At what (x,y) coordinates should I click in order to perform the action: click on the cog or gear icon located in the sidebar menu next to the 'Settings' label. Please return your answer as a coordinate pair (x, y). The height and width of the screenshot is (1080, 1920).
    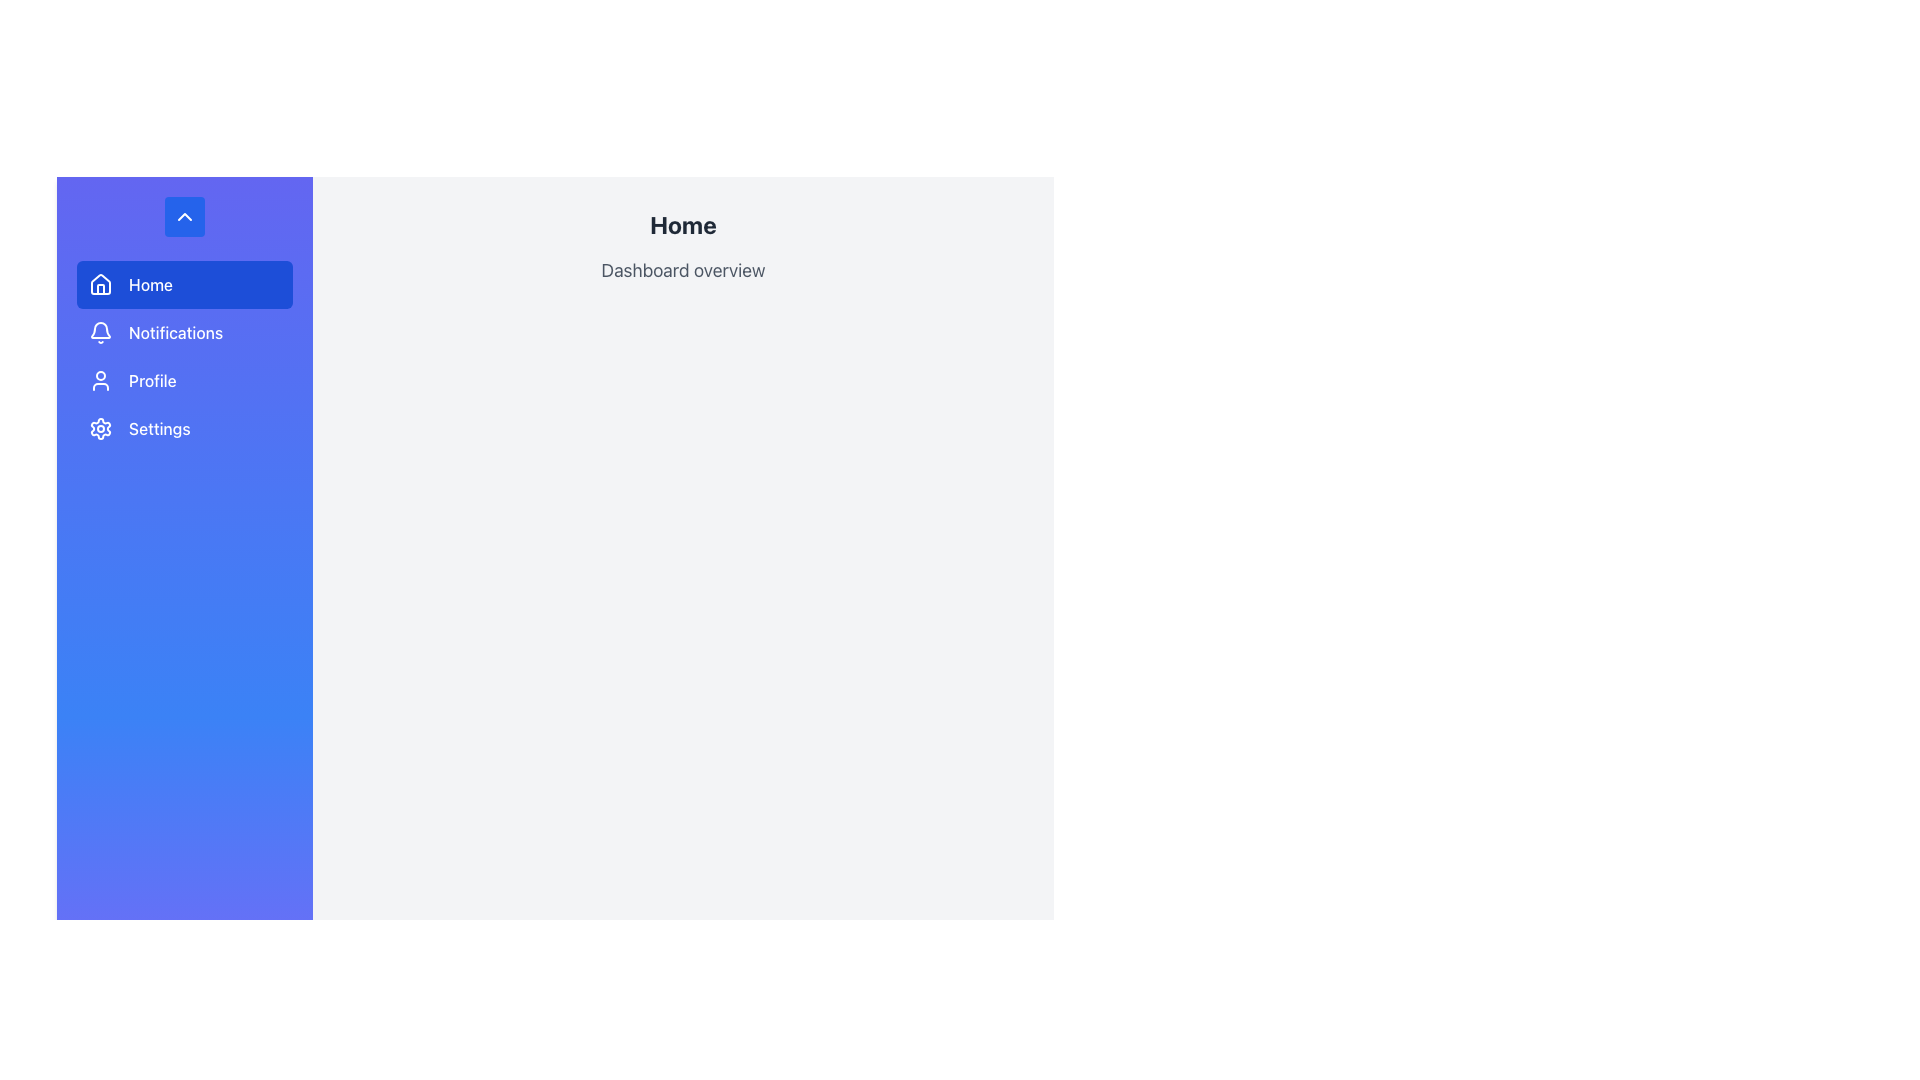
    Looking at the image, I should click on (99, 427).